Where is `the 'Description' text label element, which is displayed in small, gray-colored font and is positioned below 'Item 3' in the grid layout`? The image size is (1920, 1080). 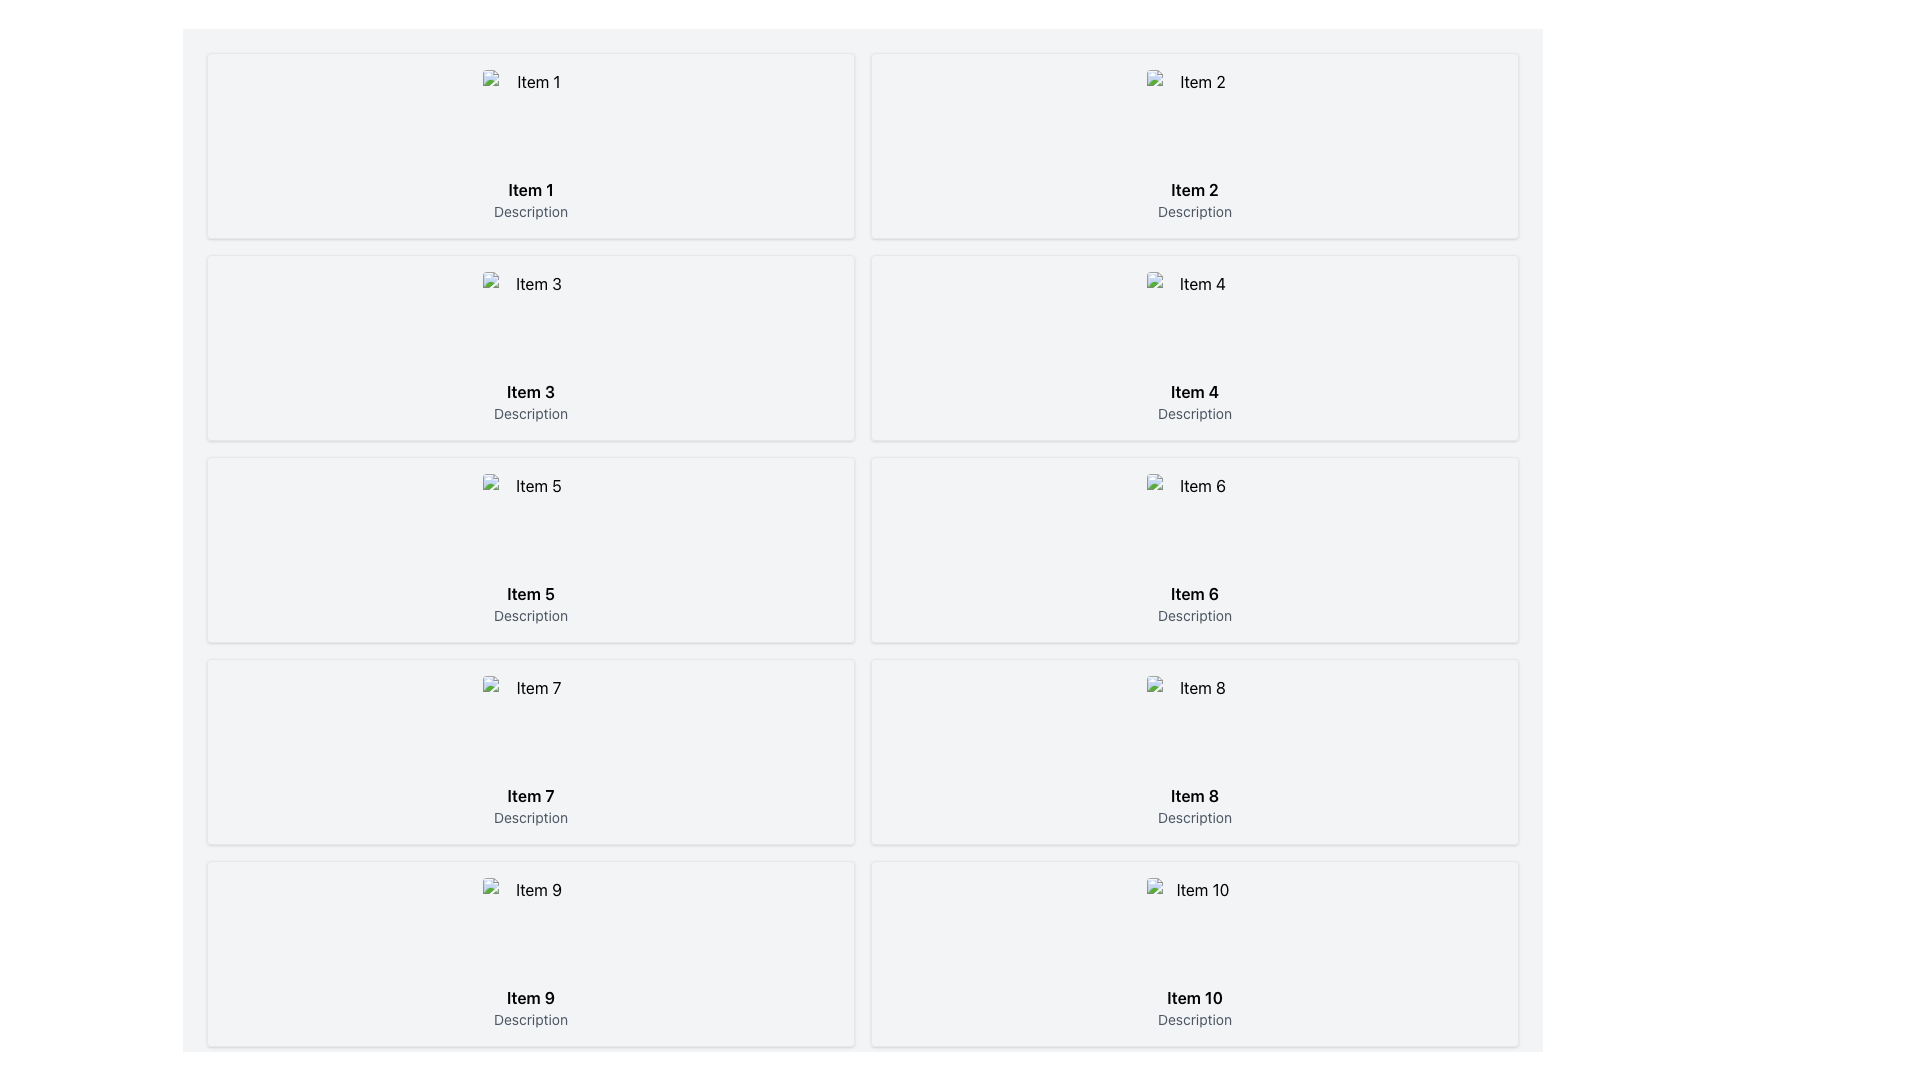 the 'Description' text label element, which is displayed in small, gray-colored font and is positioned below 'Item 3' in the grid layout is located at coordinates (531, 412).